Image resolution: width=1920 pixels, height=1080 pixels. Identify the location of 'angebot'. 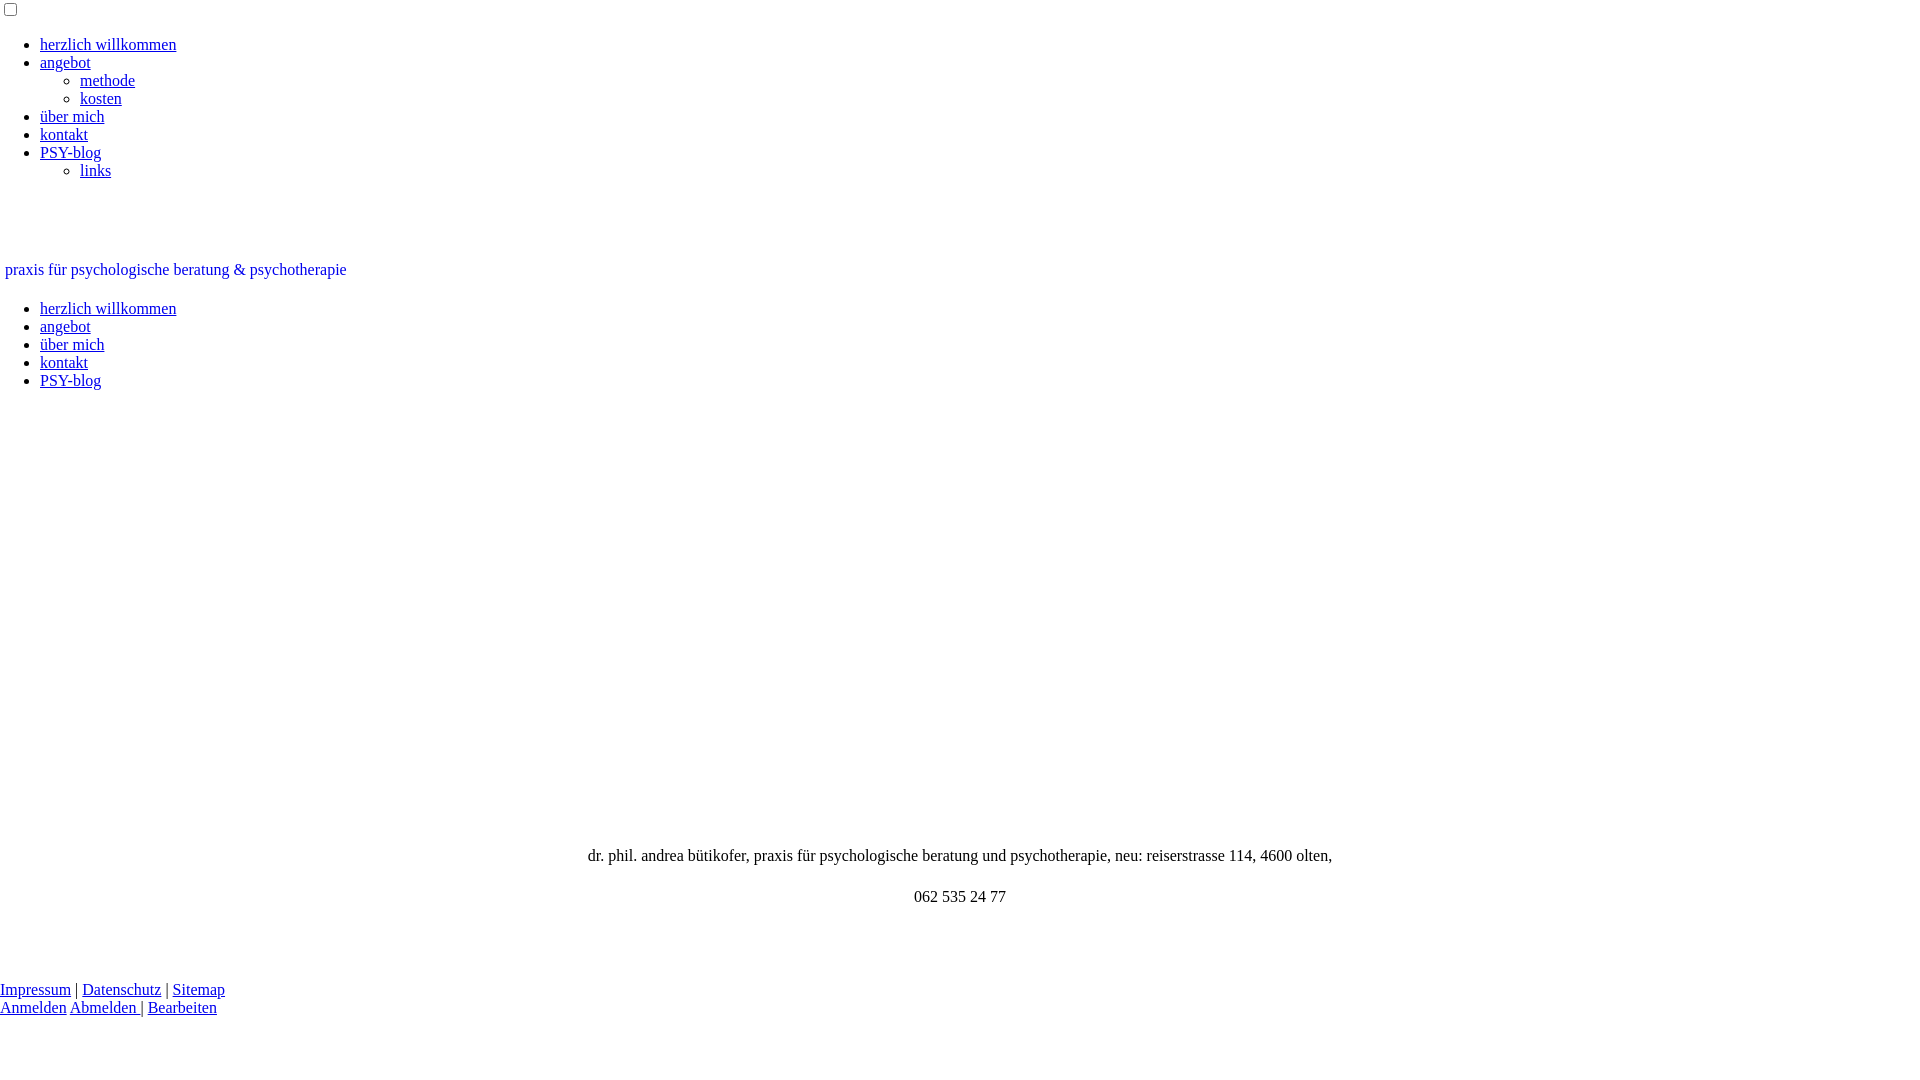
(65, 61).